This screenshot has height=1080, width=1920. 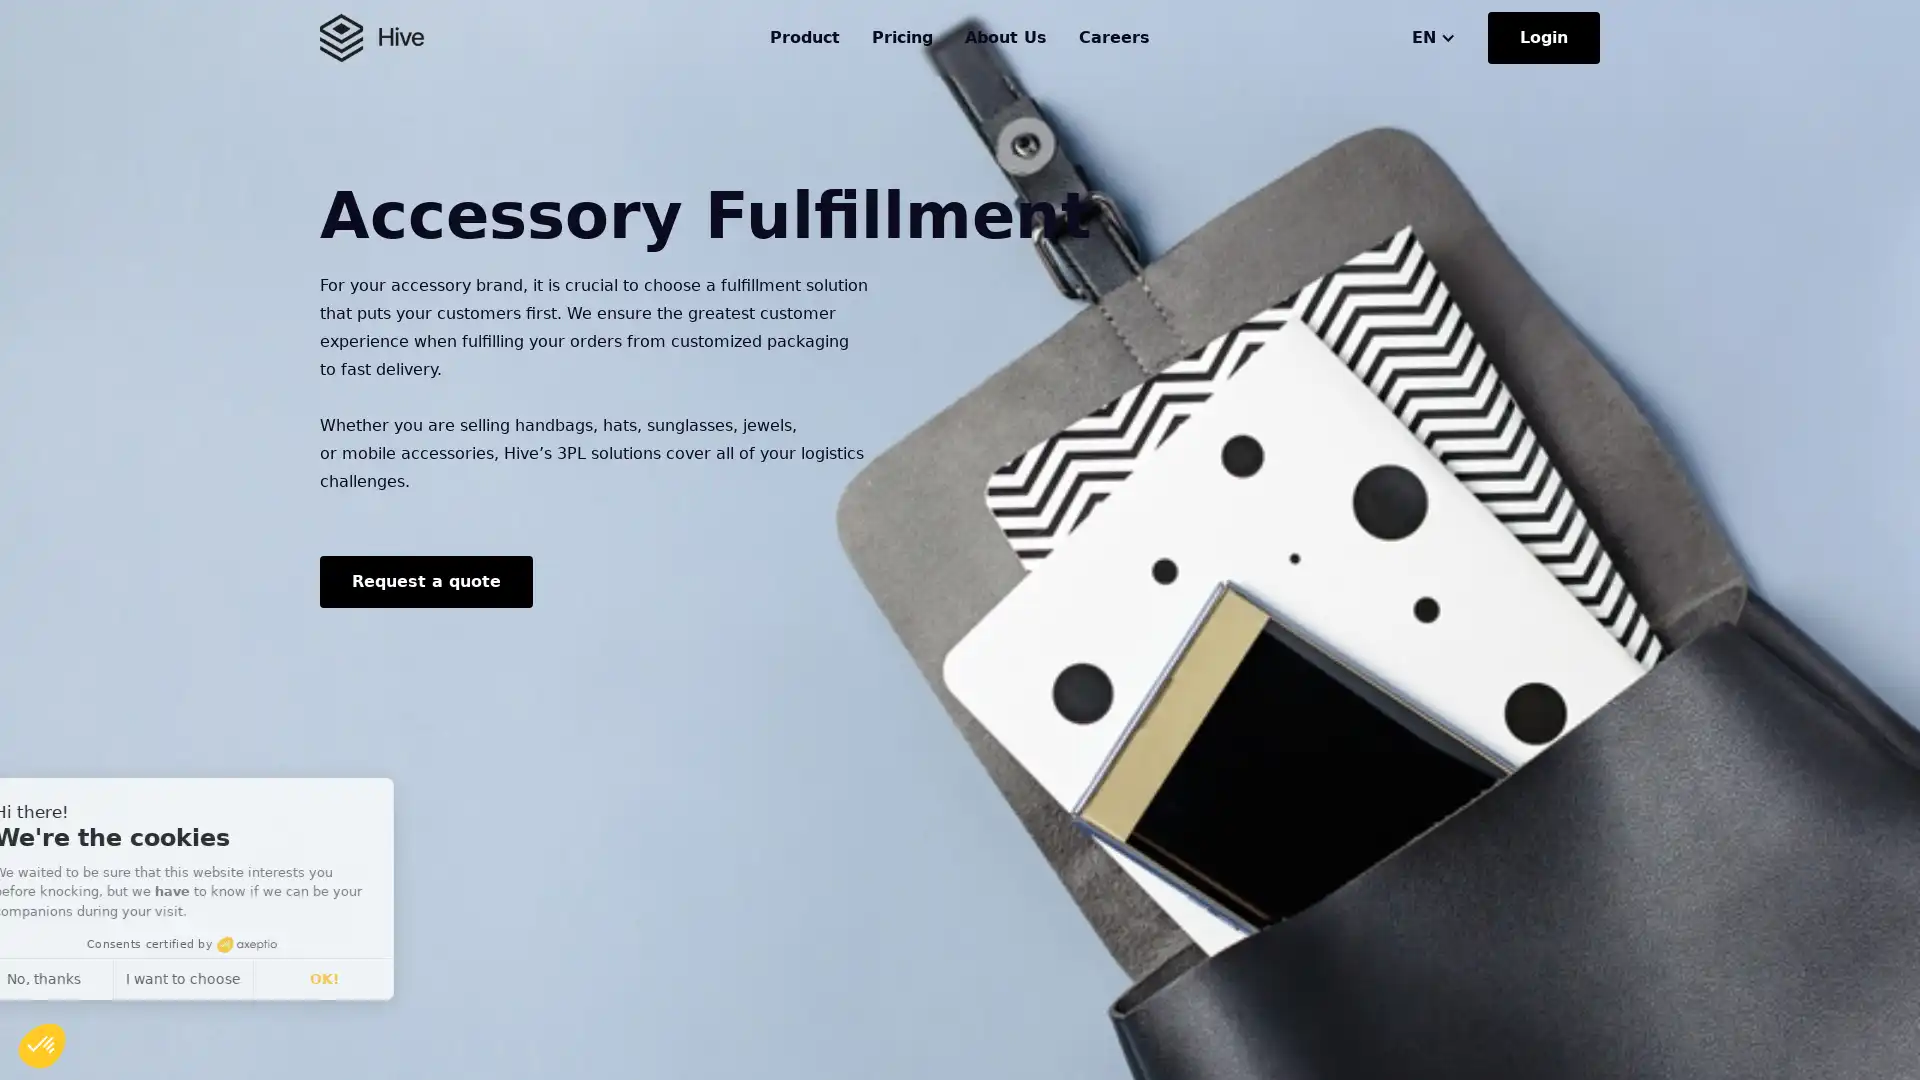 I want to click on OK!, so click(x=369, y=978).